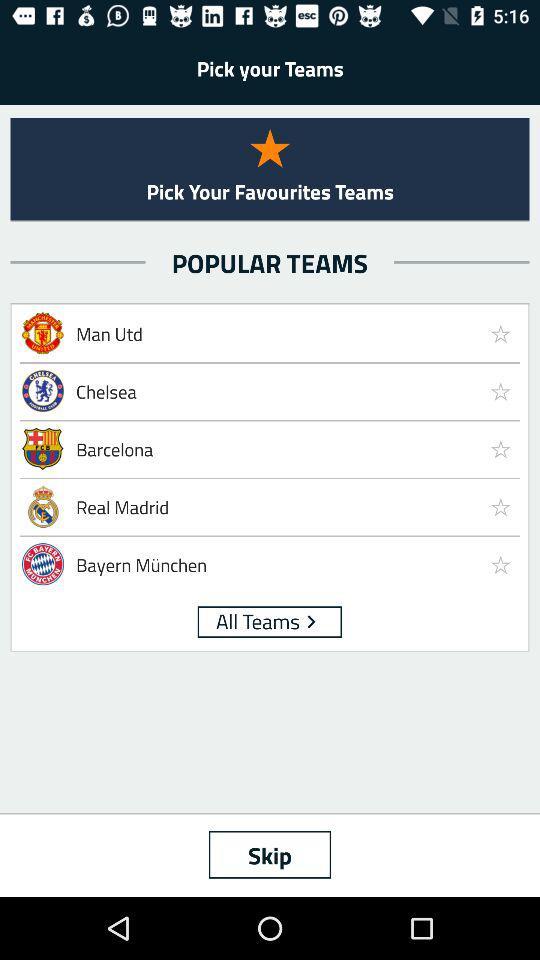 The height and width of the screenshot is (960, 540). I want to click on skip item, so click(270, 853).